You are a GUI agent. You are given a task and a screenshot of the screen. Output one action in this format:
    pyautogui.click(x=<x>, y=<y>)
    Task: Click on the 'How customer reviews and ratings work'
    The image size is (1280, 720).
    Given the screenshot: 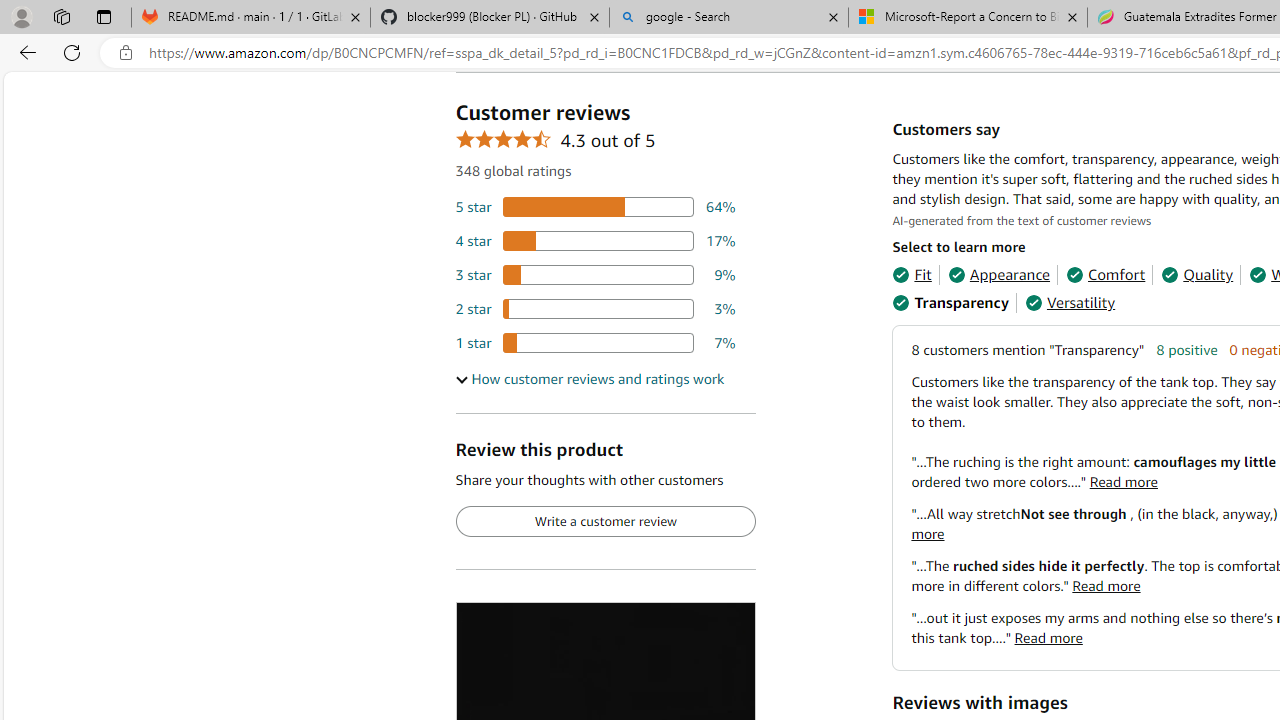 What is the action you would take?
    pyautogui.click(x=588, y=379)
    